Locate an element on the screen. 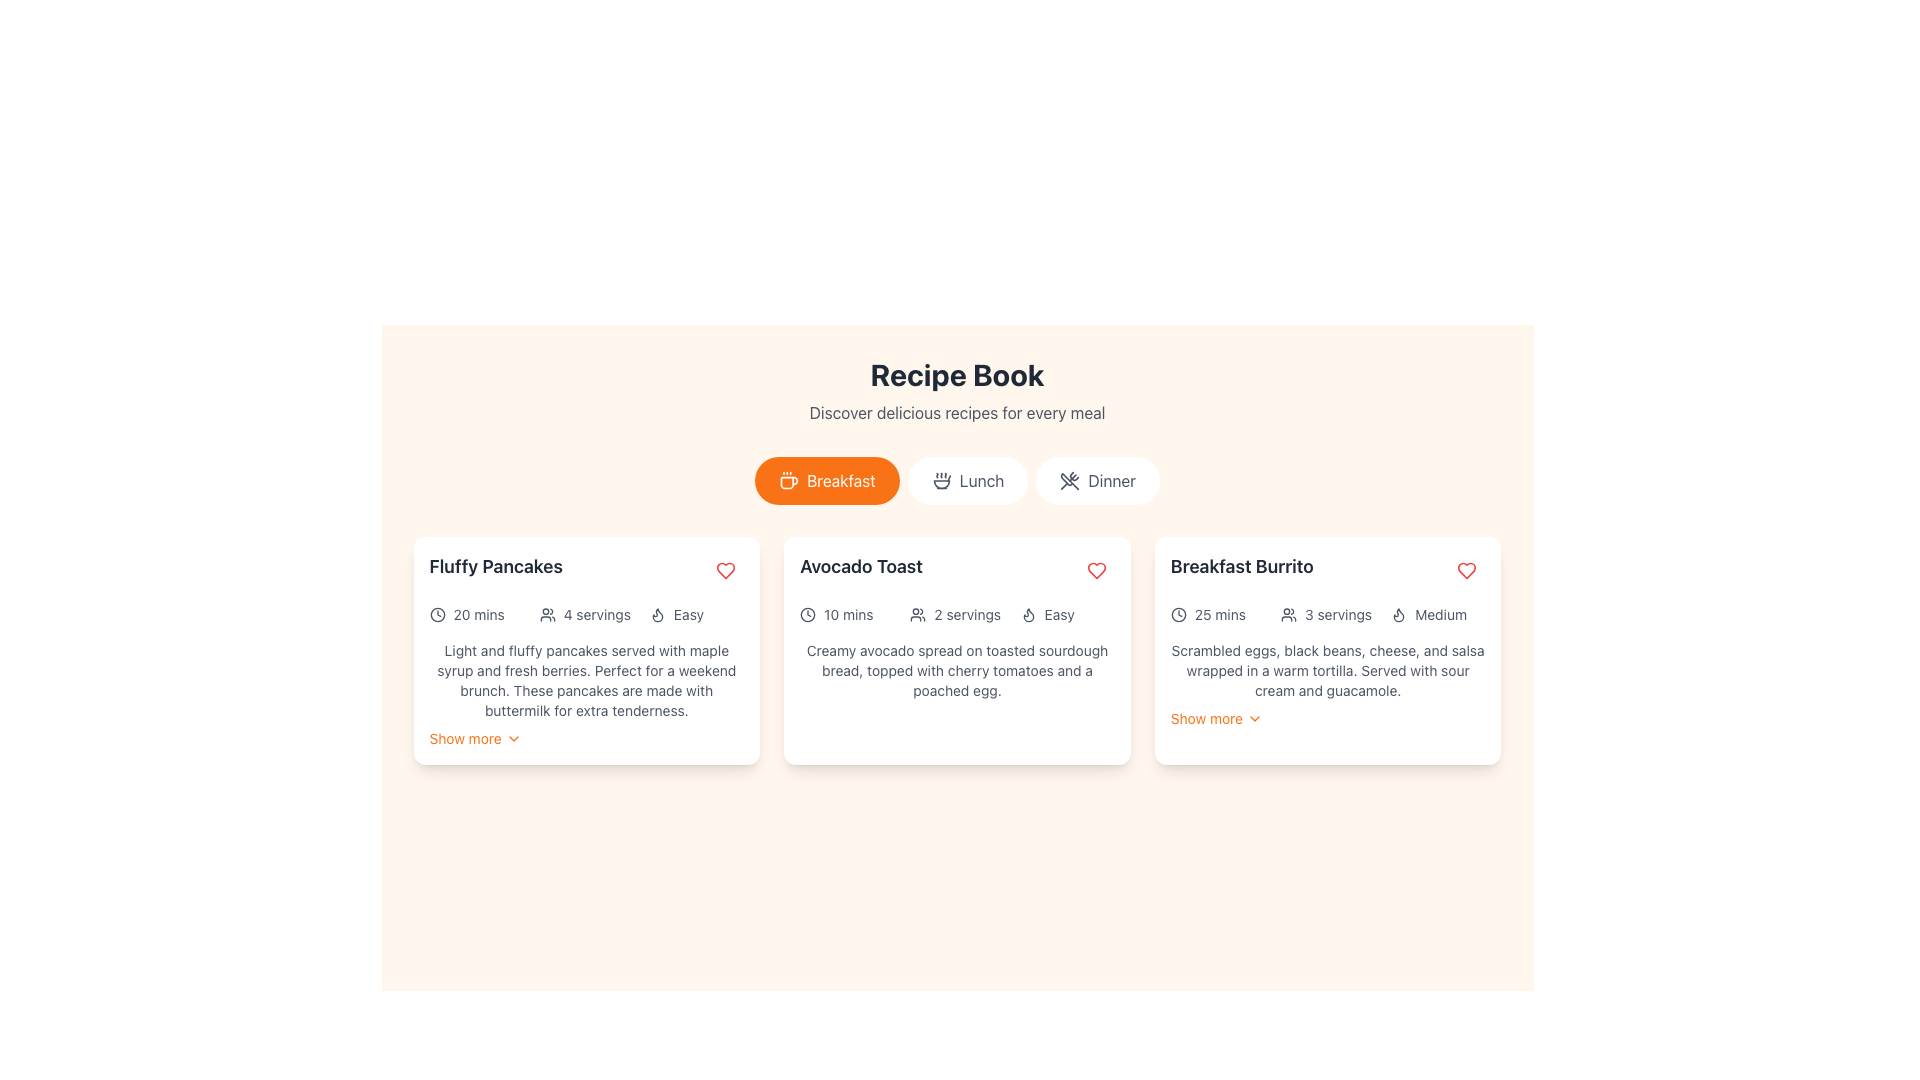  the 'Lunch' button for keyboard navigation is located at coordinates (956, 481).